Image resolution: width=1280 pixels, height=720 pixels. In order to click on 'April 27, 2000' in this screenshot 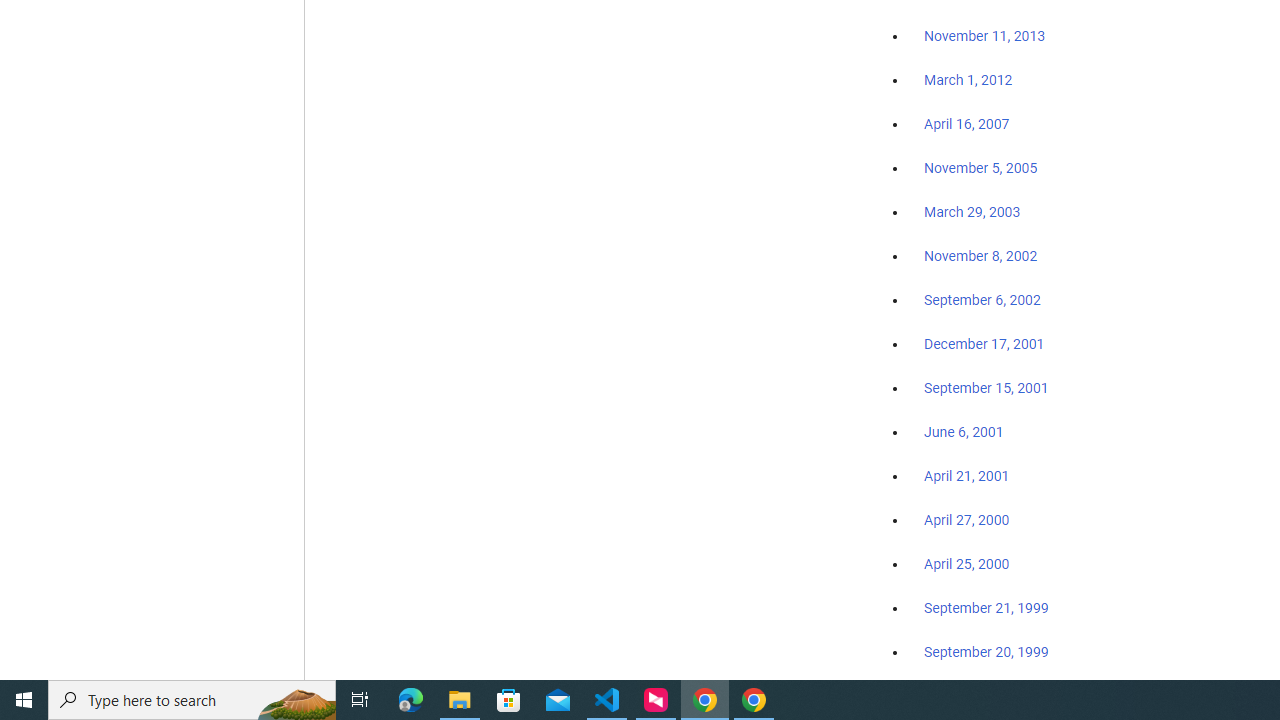, I will do `click(967, 519)`.